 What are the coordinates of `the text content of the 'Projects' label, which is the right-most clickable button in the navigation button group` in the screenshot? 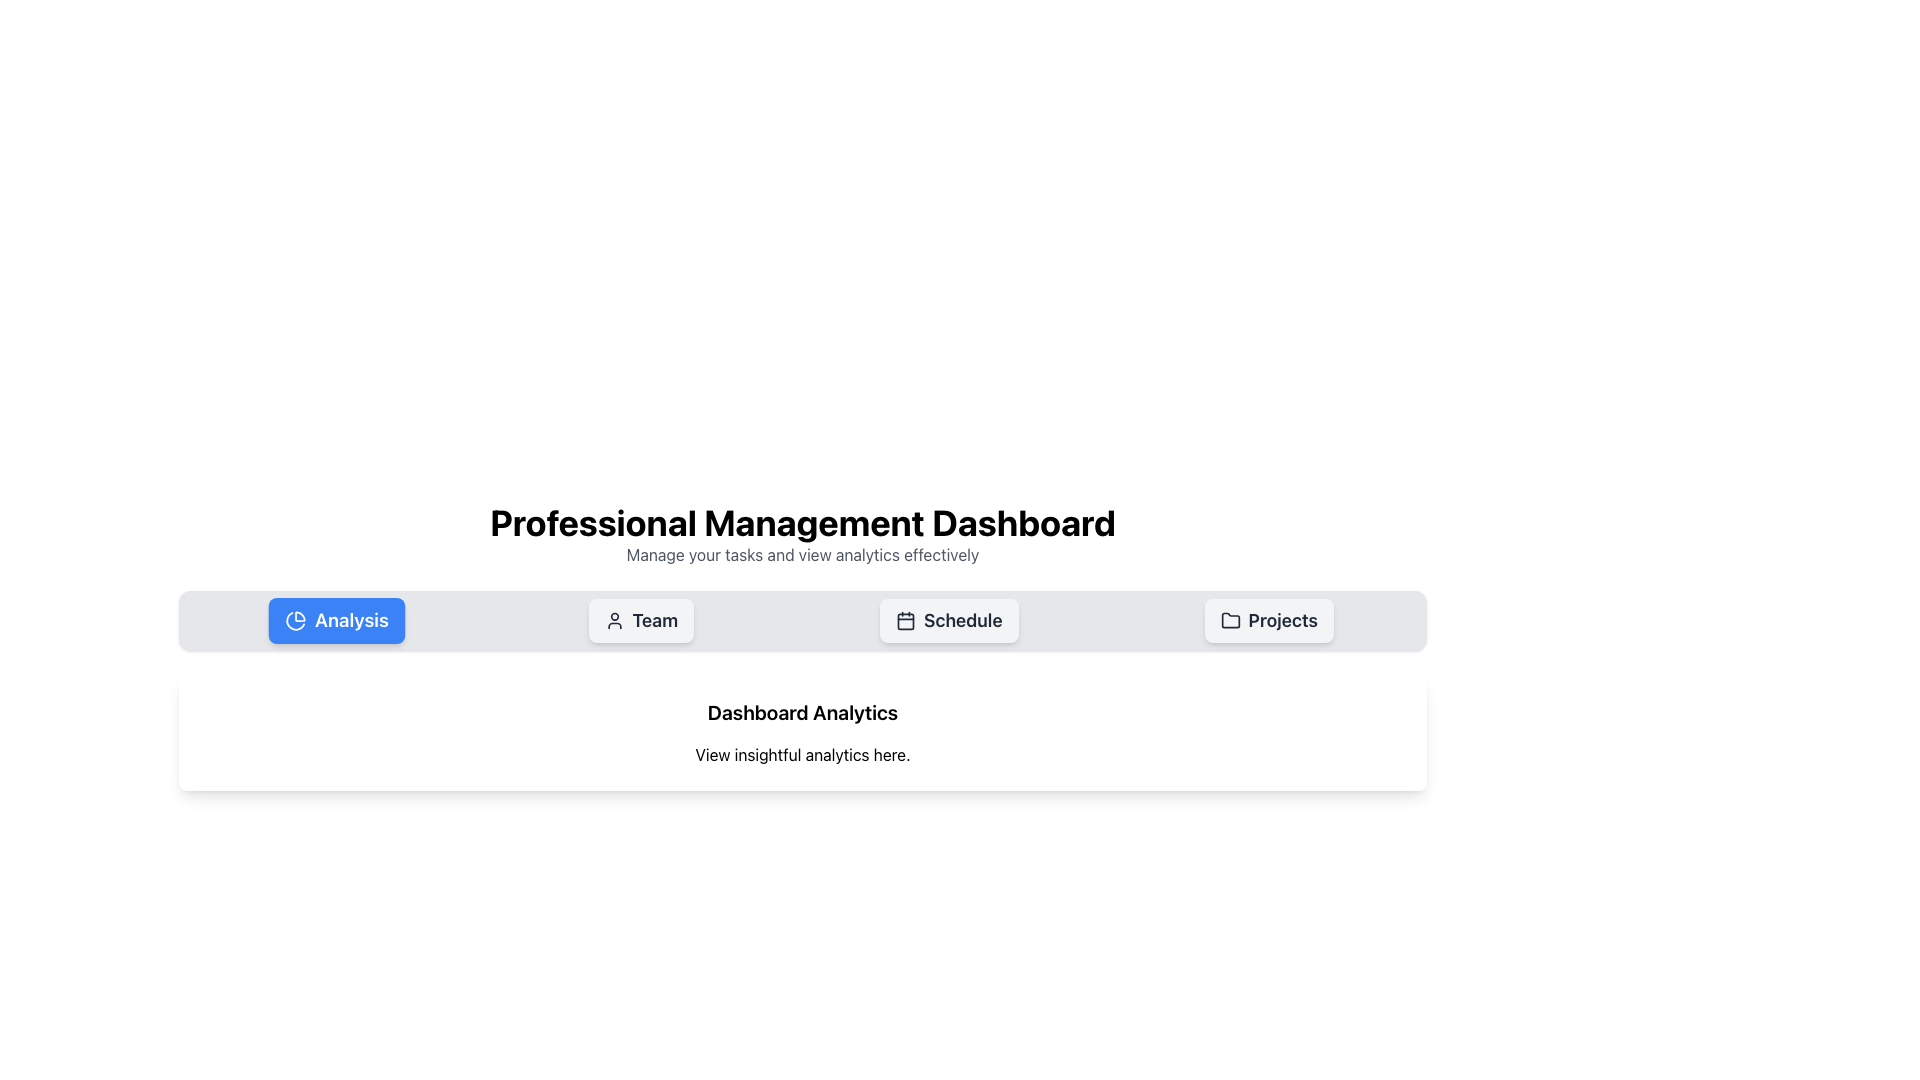 It's located at (1283, 620).